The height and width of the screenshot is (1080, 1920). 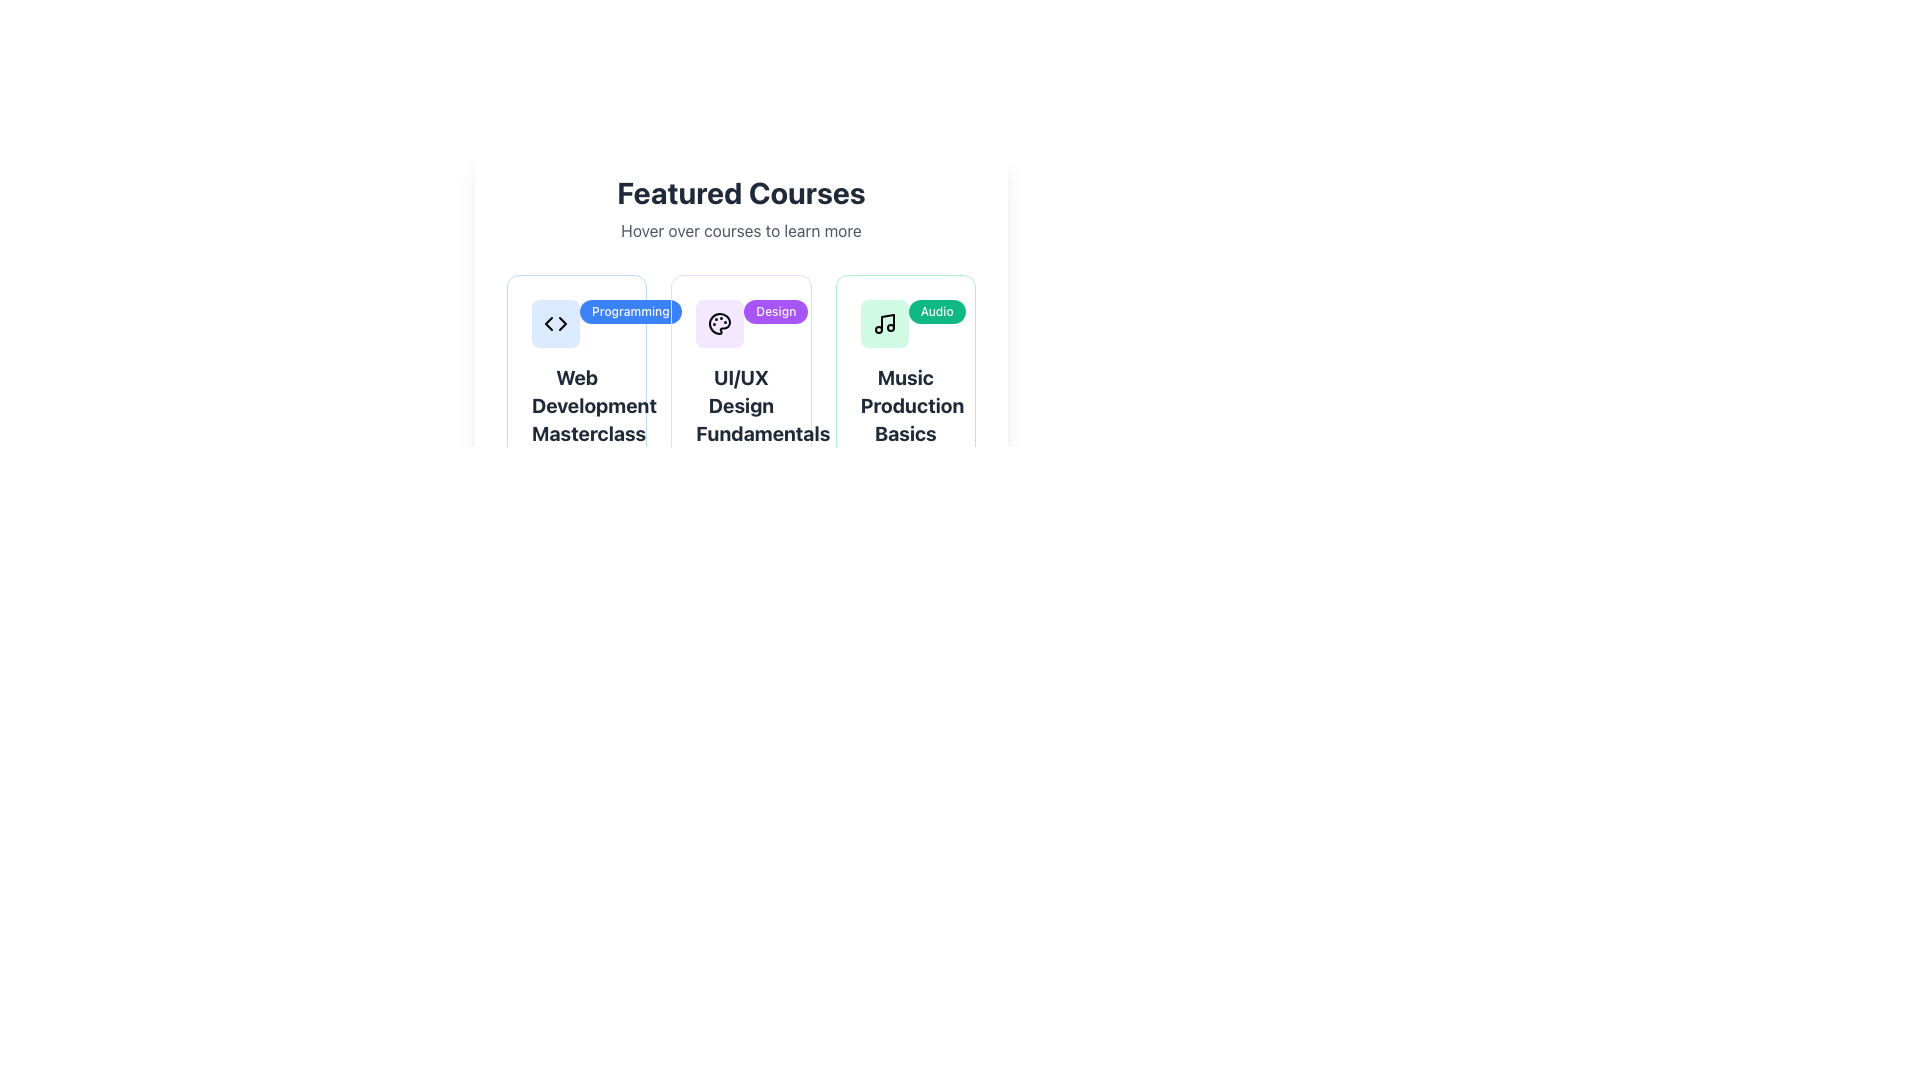 I want to click on the monochrome vector graphical element representing a painter's palette located in the 'UI/UX Design Fundamentals' section, adjacent to the design feature icon, so click(x=720, y=323).